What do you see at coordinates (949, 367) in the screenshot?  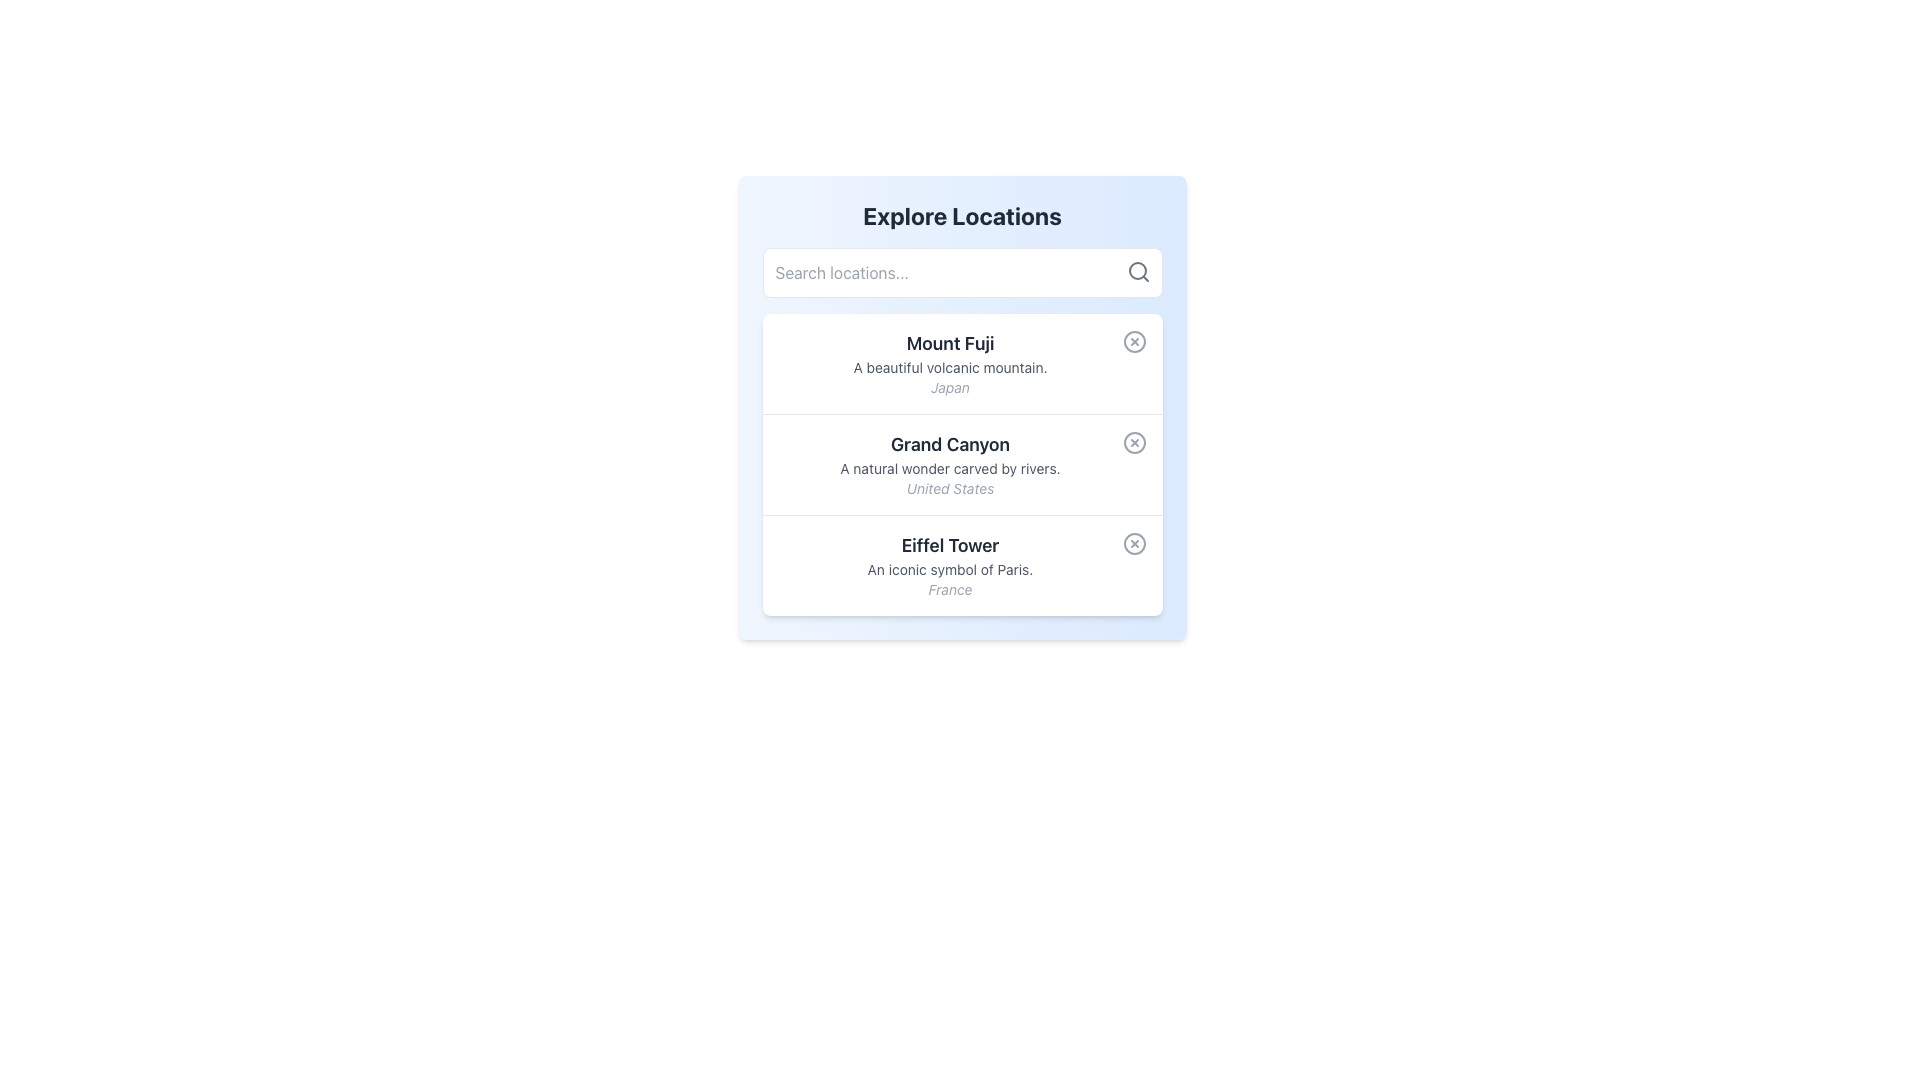 I see `the descriptive text element that states 'A beautiful volcanic mountain.' which is positioned under the title 'Mount Fuji'` at bounding box center [949, 367].